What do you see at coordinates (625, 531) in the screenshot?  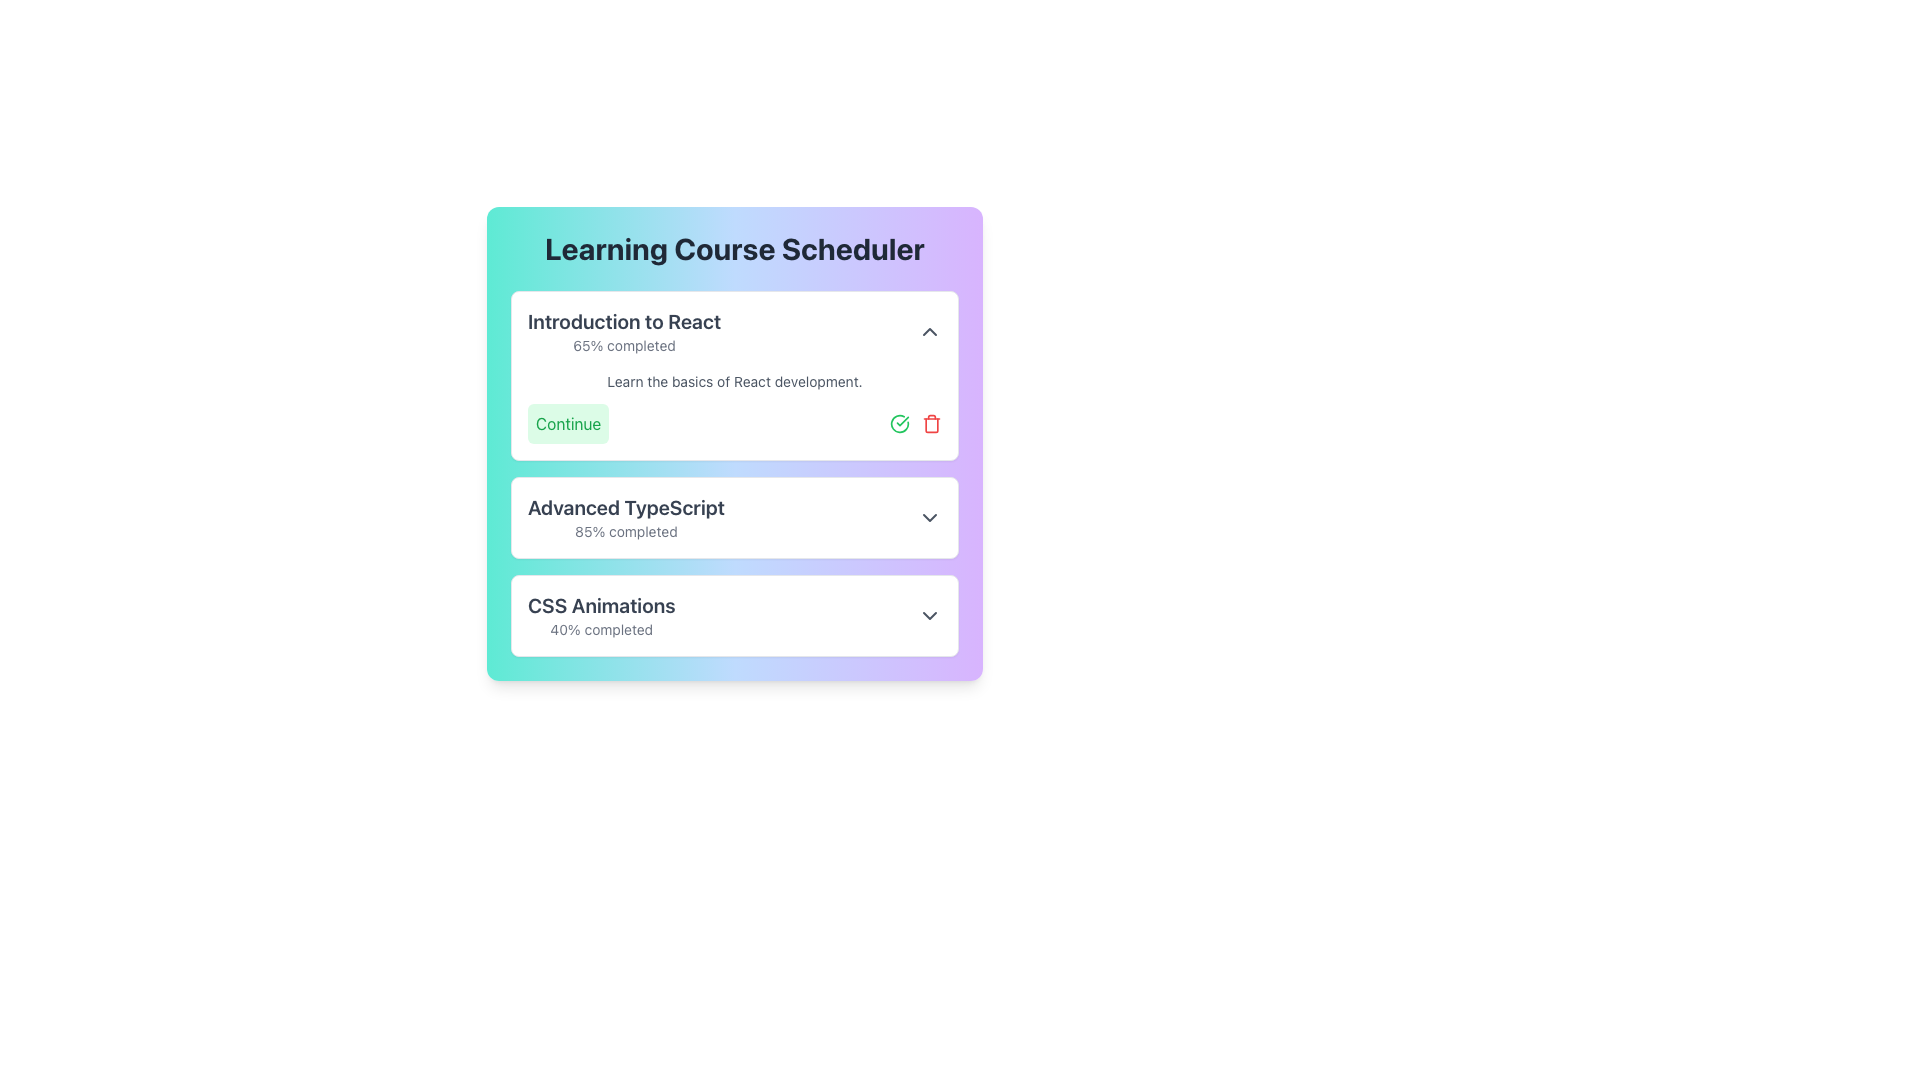 I see `the text element displaying '85% completed' located below the title 'Advanced TypeScript' in the 'Learning Course Scheduler' interface` at bounding box center [625, 531].